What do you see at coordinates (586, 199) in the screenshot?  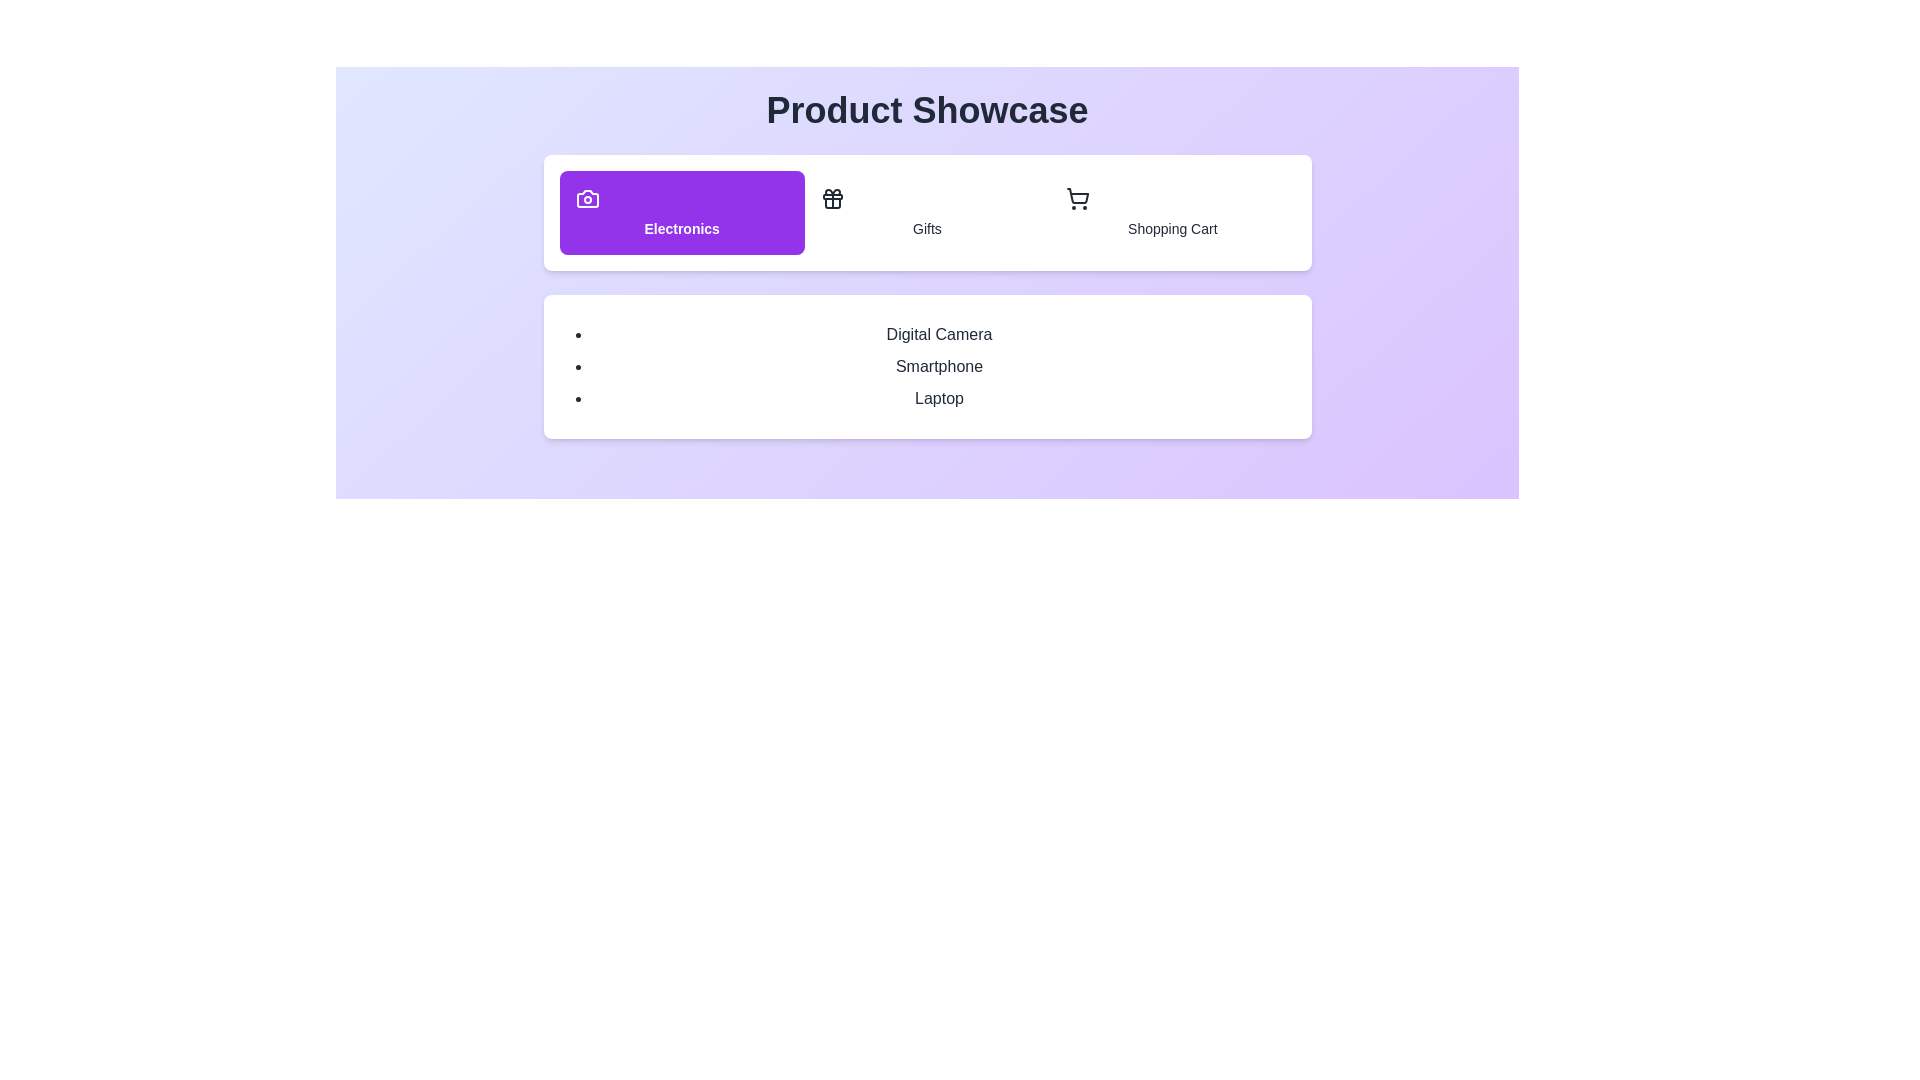 I see `the 'Electronics' icon located in the top-left section of the purple button in the horizontal menu bar, which helps users select the Electronics category` at bounding box center [586, 199].